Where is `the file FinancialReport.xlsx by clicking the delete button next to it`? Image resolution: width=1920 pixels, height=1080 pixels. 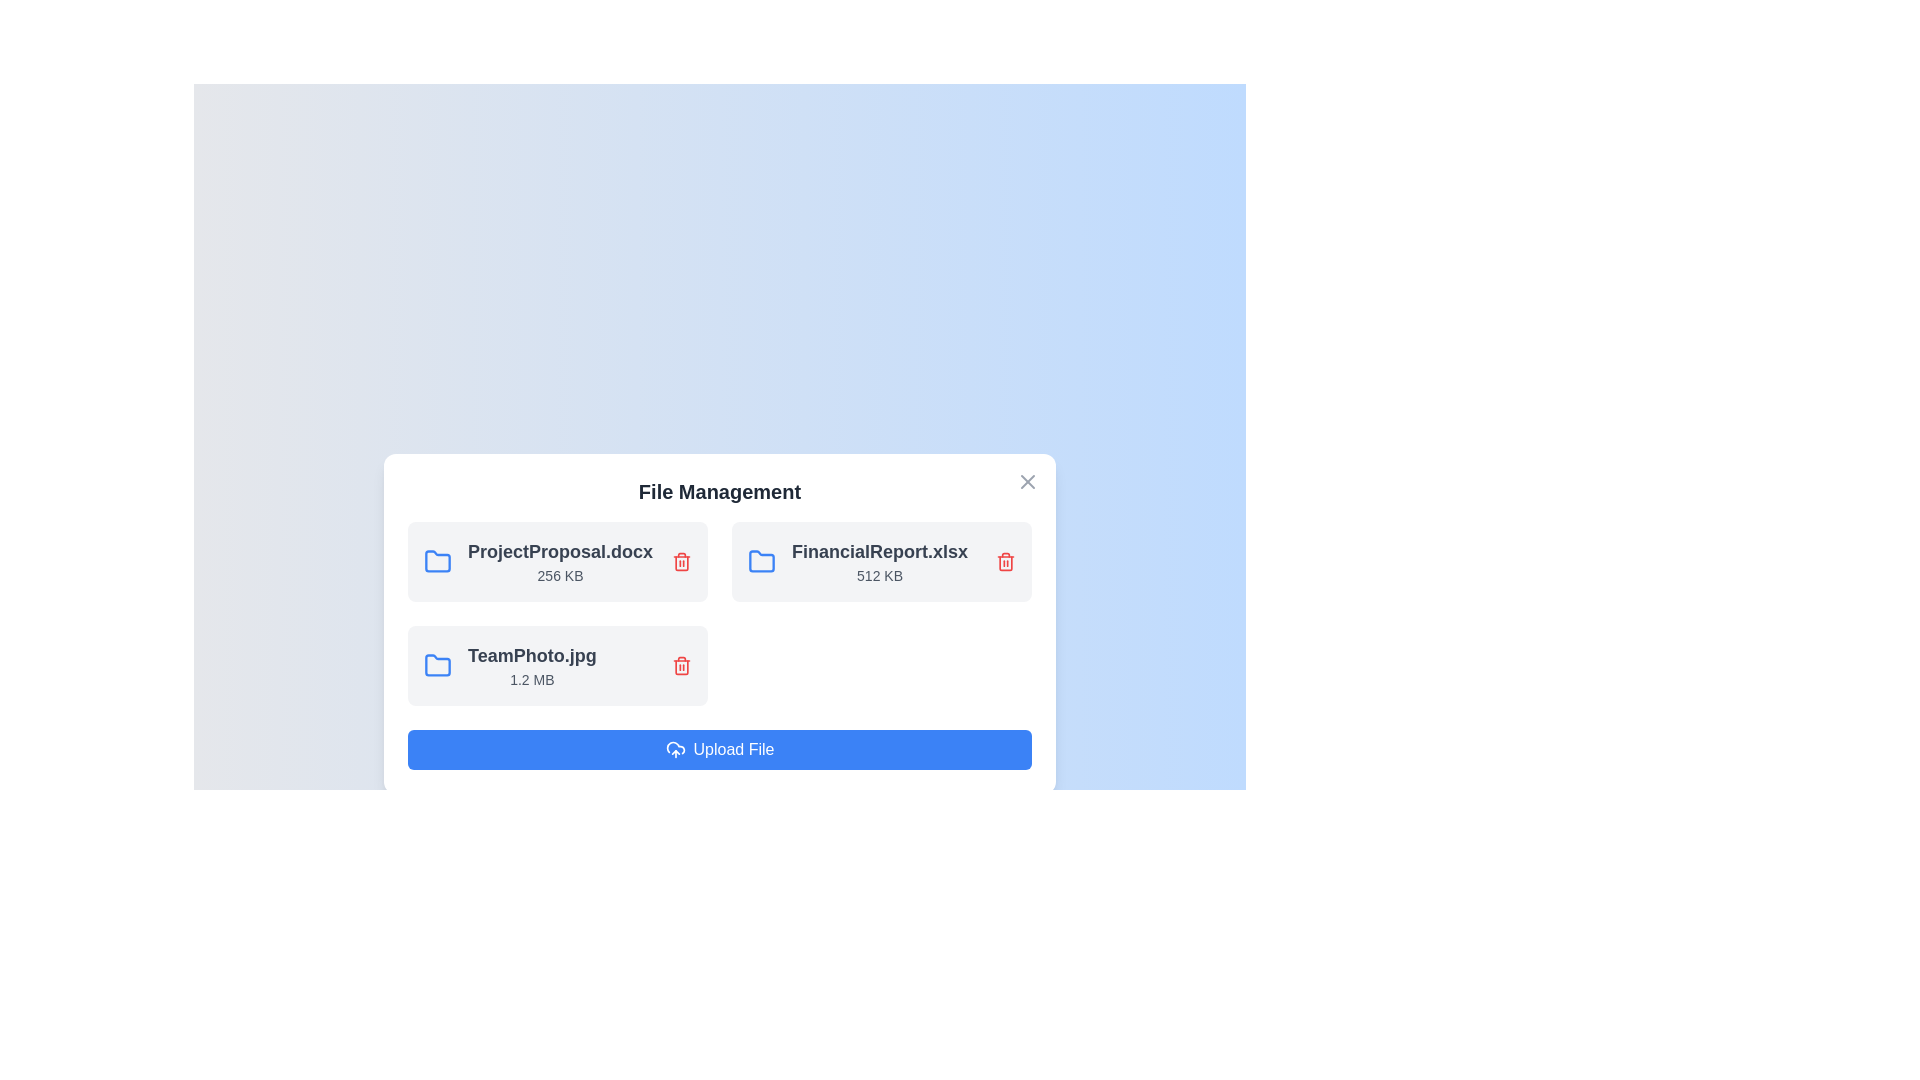
the file FinancialReport.xlsx by clicking the delete button next to it is located at coordinates (1006, 562).